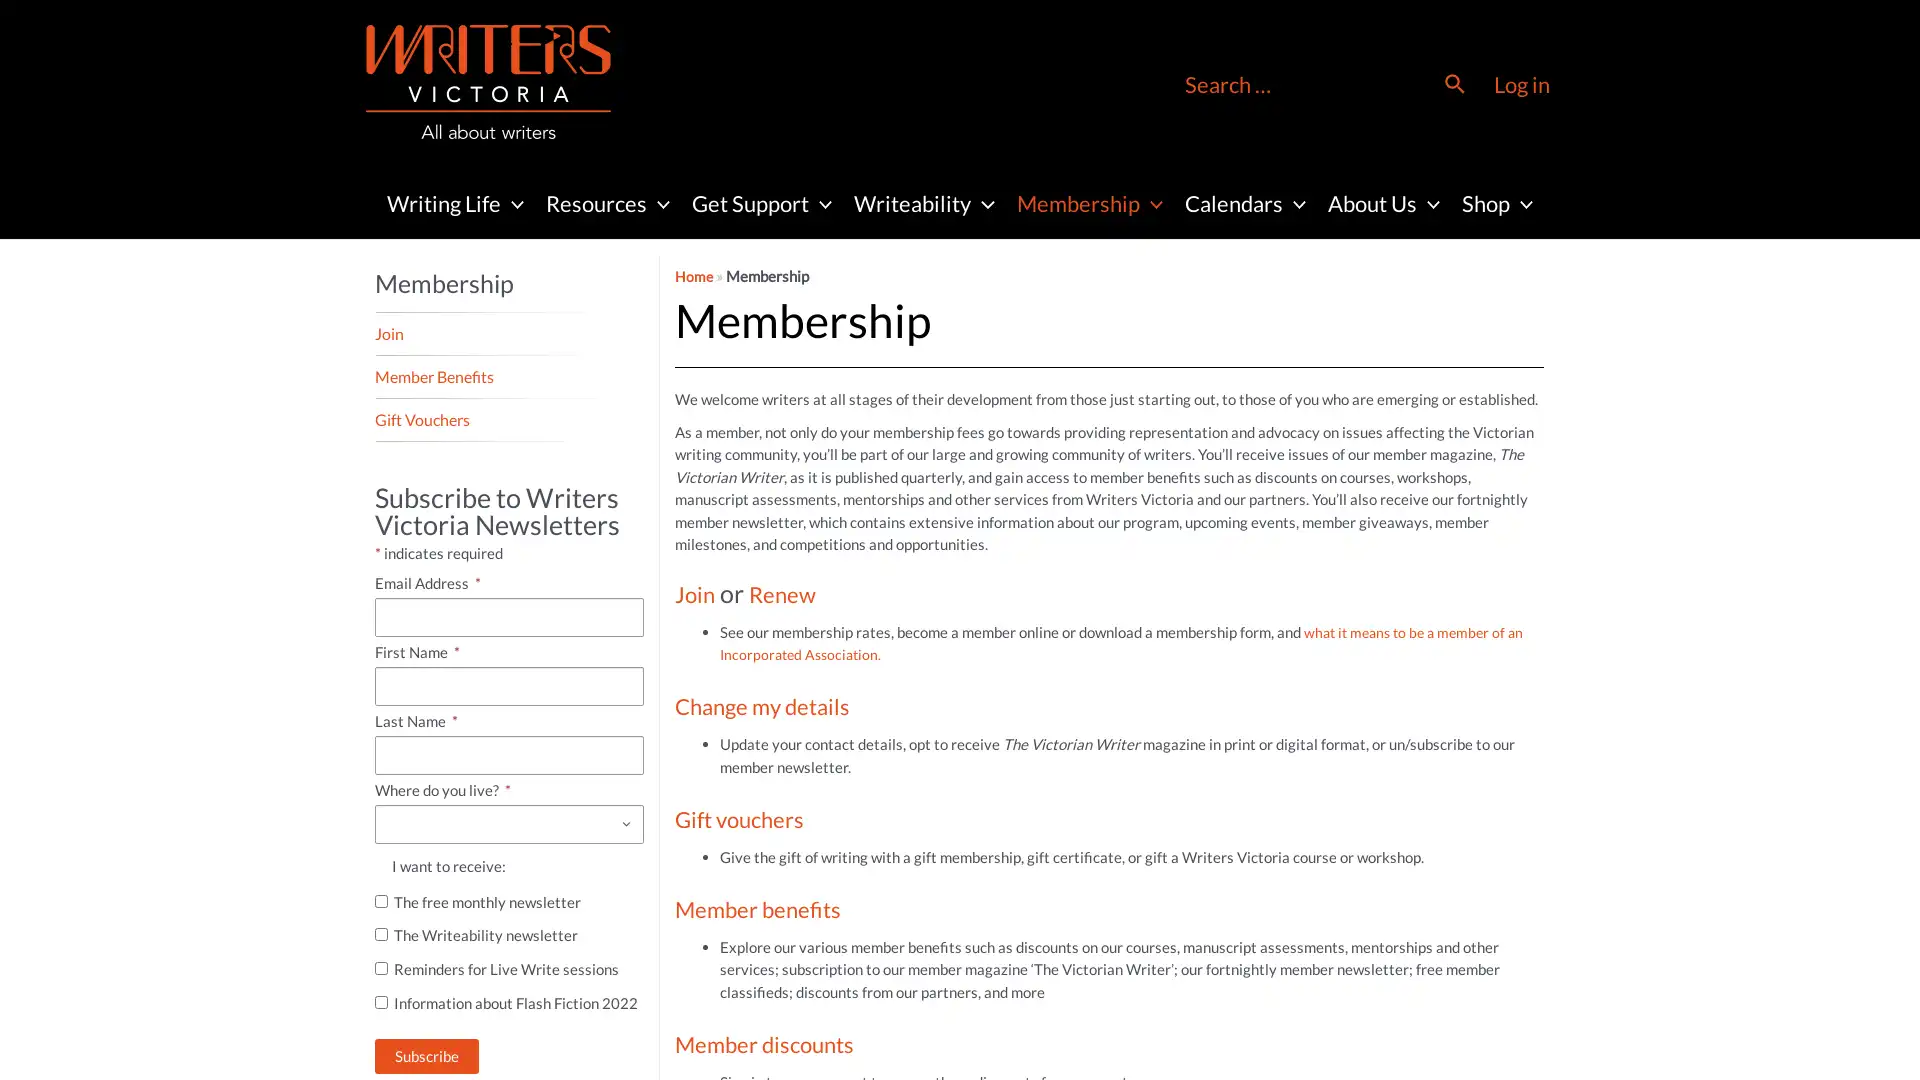 The image size is (1920, 1080). Describe the element at coordinates (1455, 83) in the screenshot. I see `Search` at that location.